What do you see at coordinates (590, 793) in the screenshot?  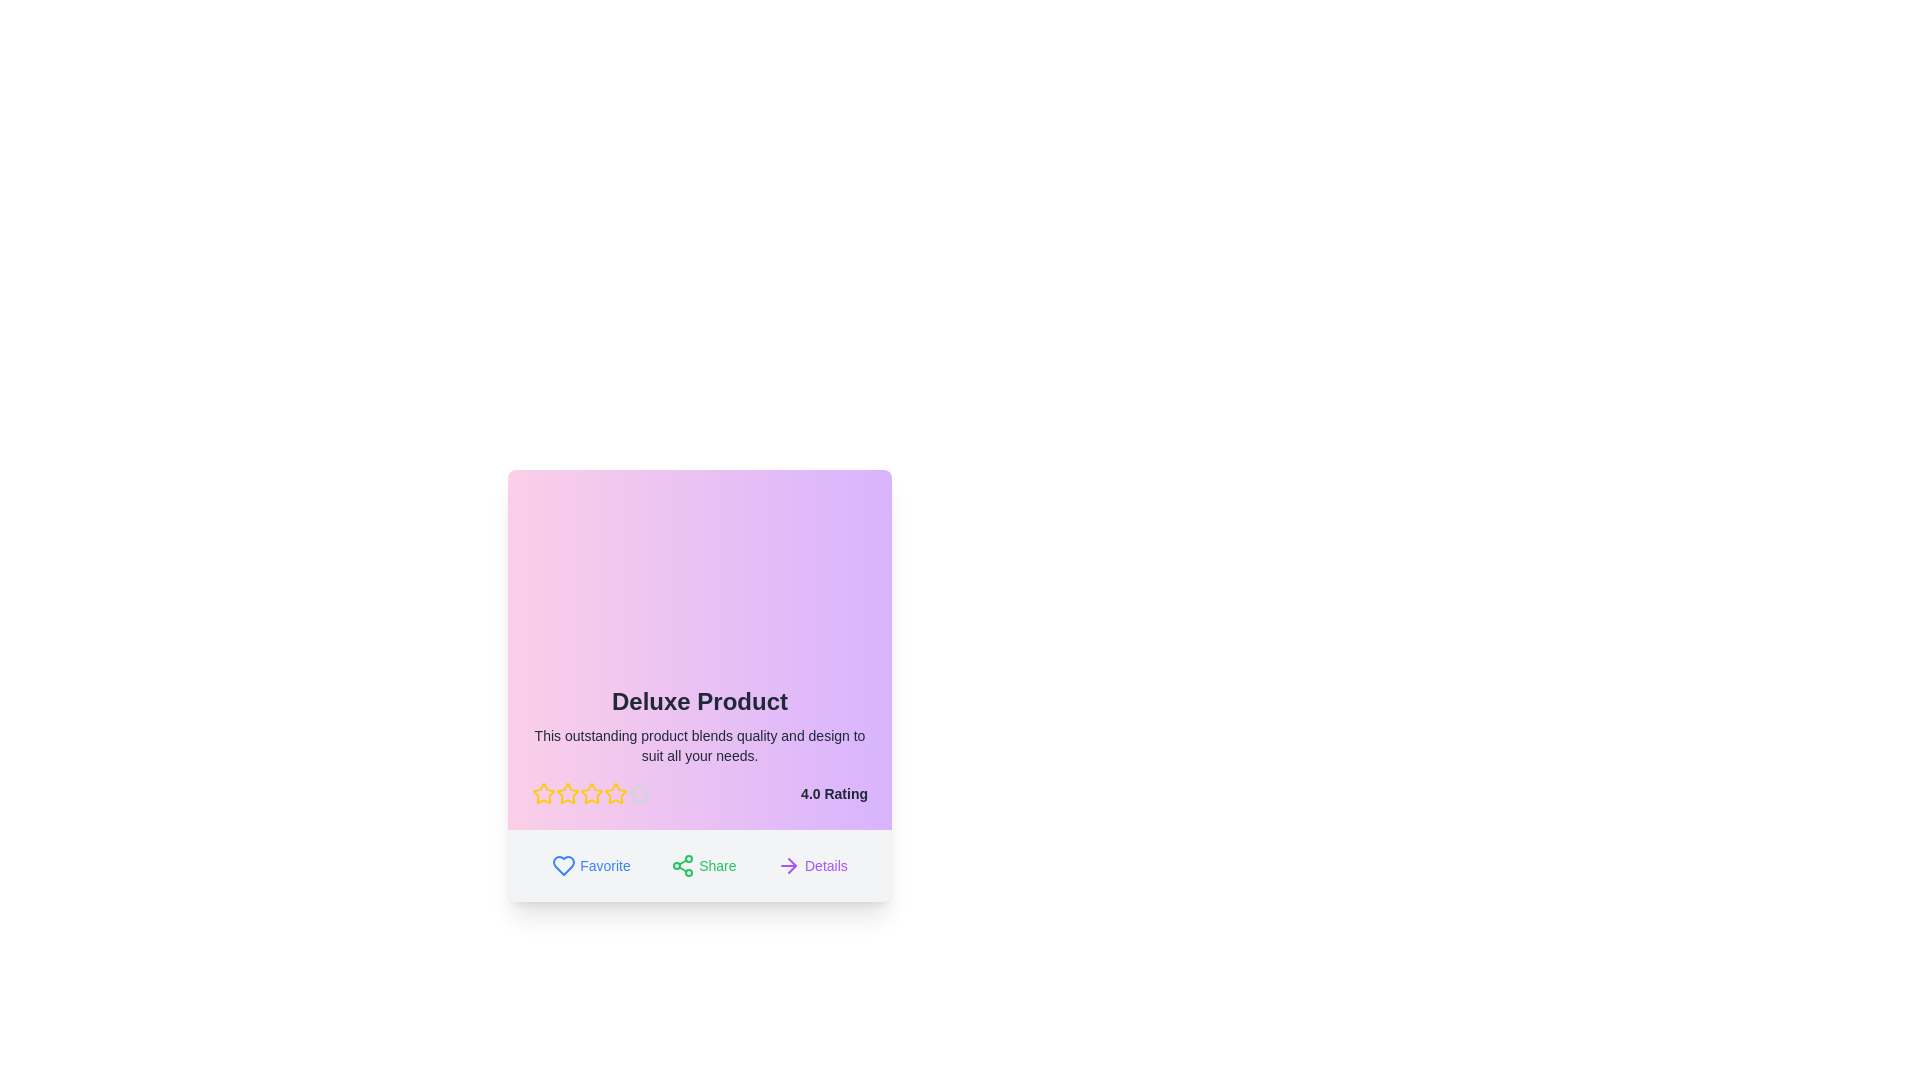 I see `the third star icon in the rating control for the 'Deluxe Product' to provide a rating` at bounding box center [590, 793].